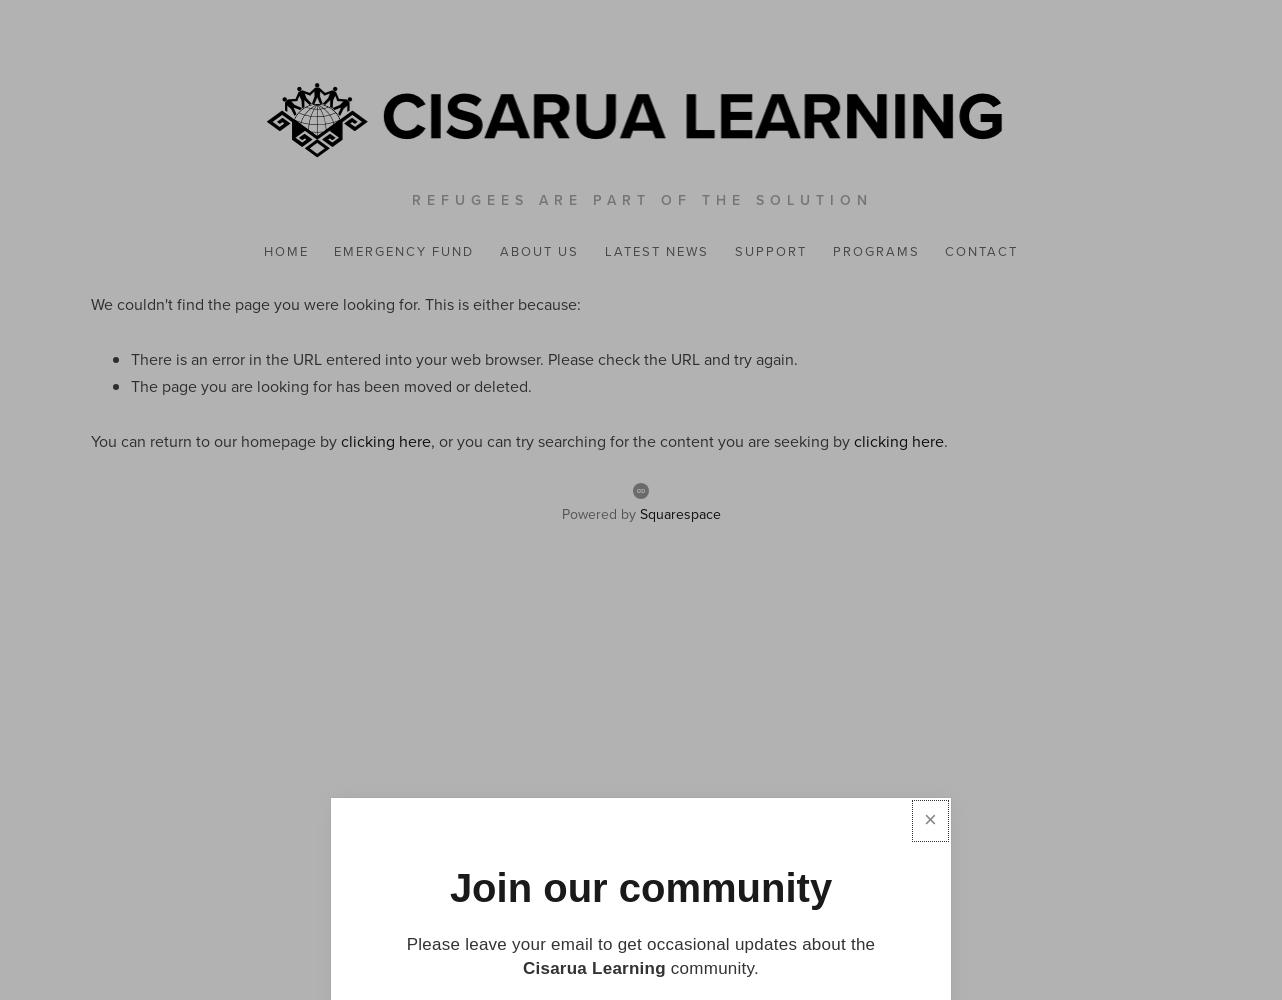 The width and height of the screenshot is (1282, 1000). I want to click on 'Refugees are part of the solution', so click(642, 198).